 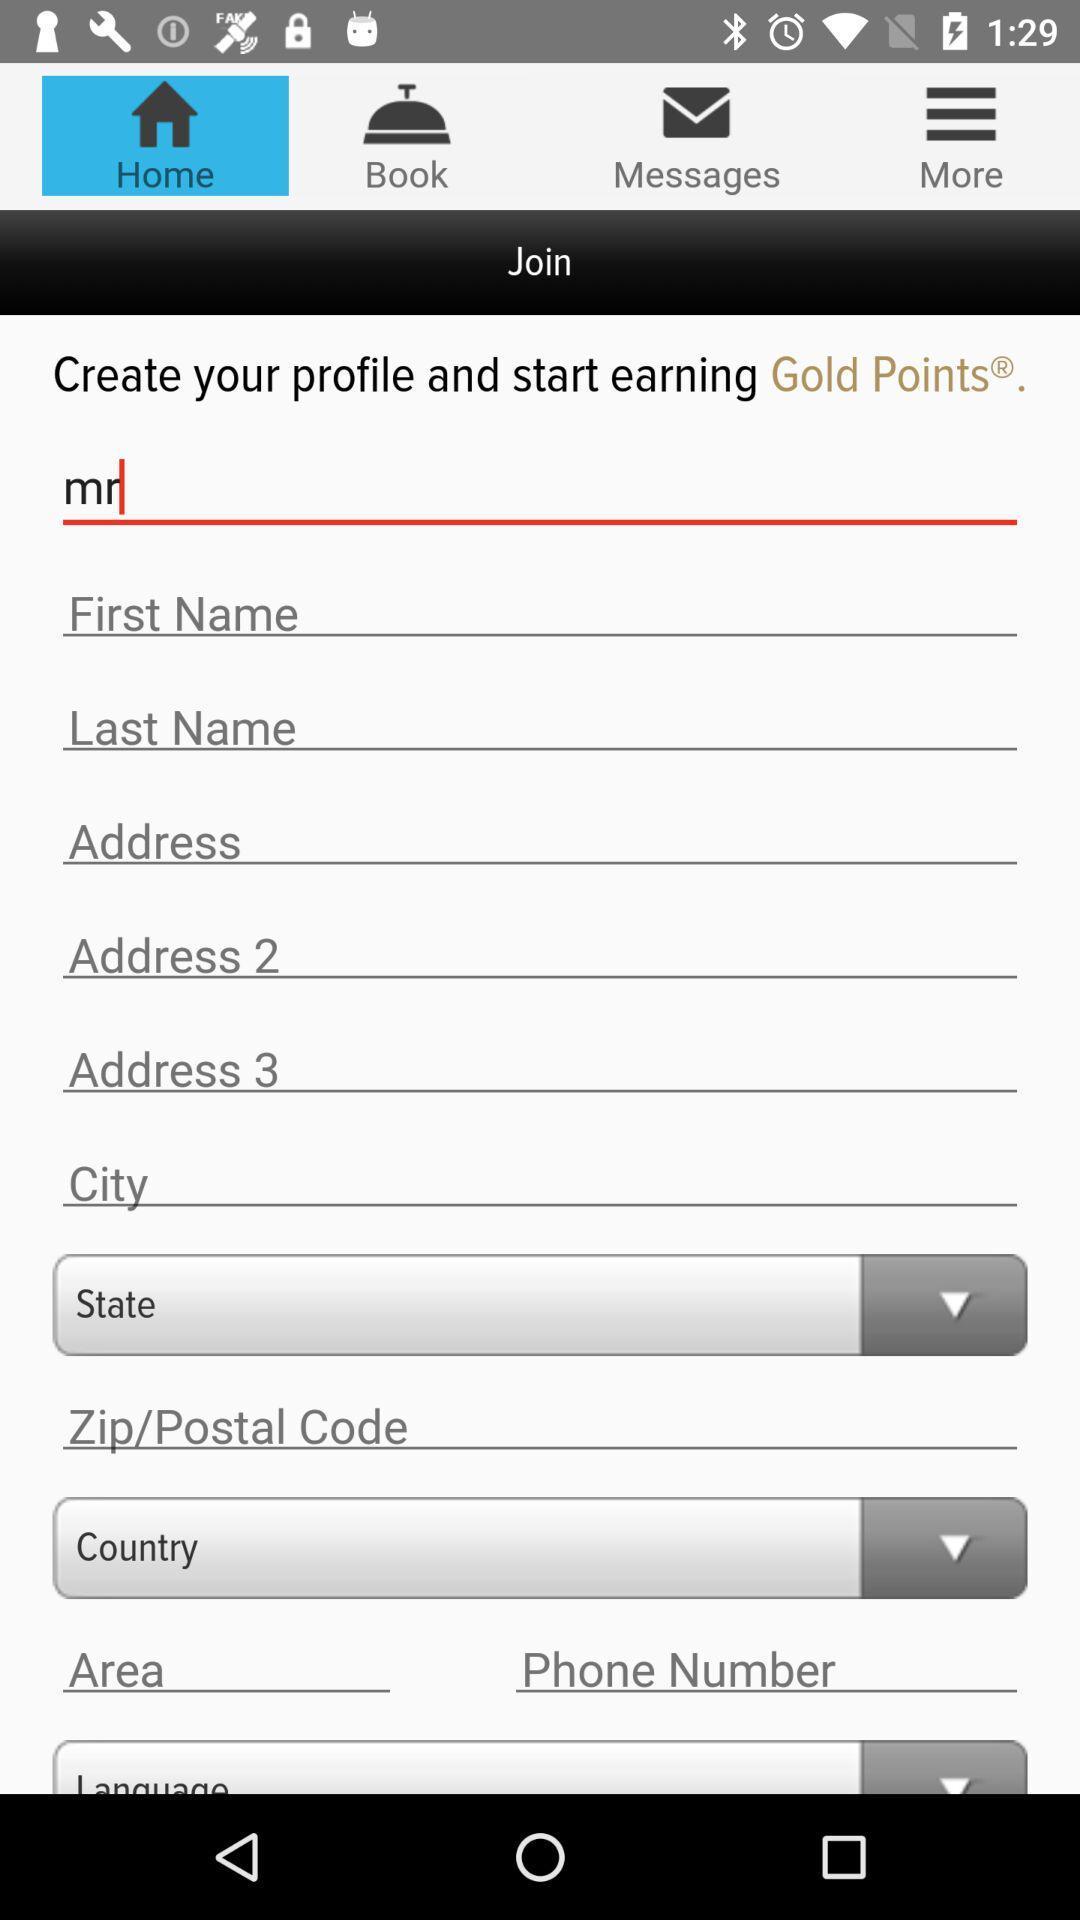 What do you see at coordinates (540, 726) in the screenshot?
I see `last name` at bounding box center [540, 726].